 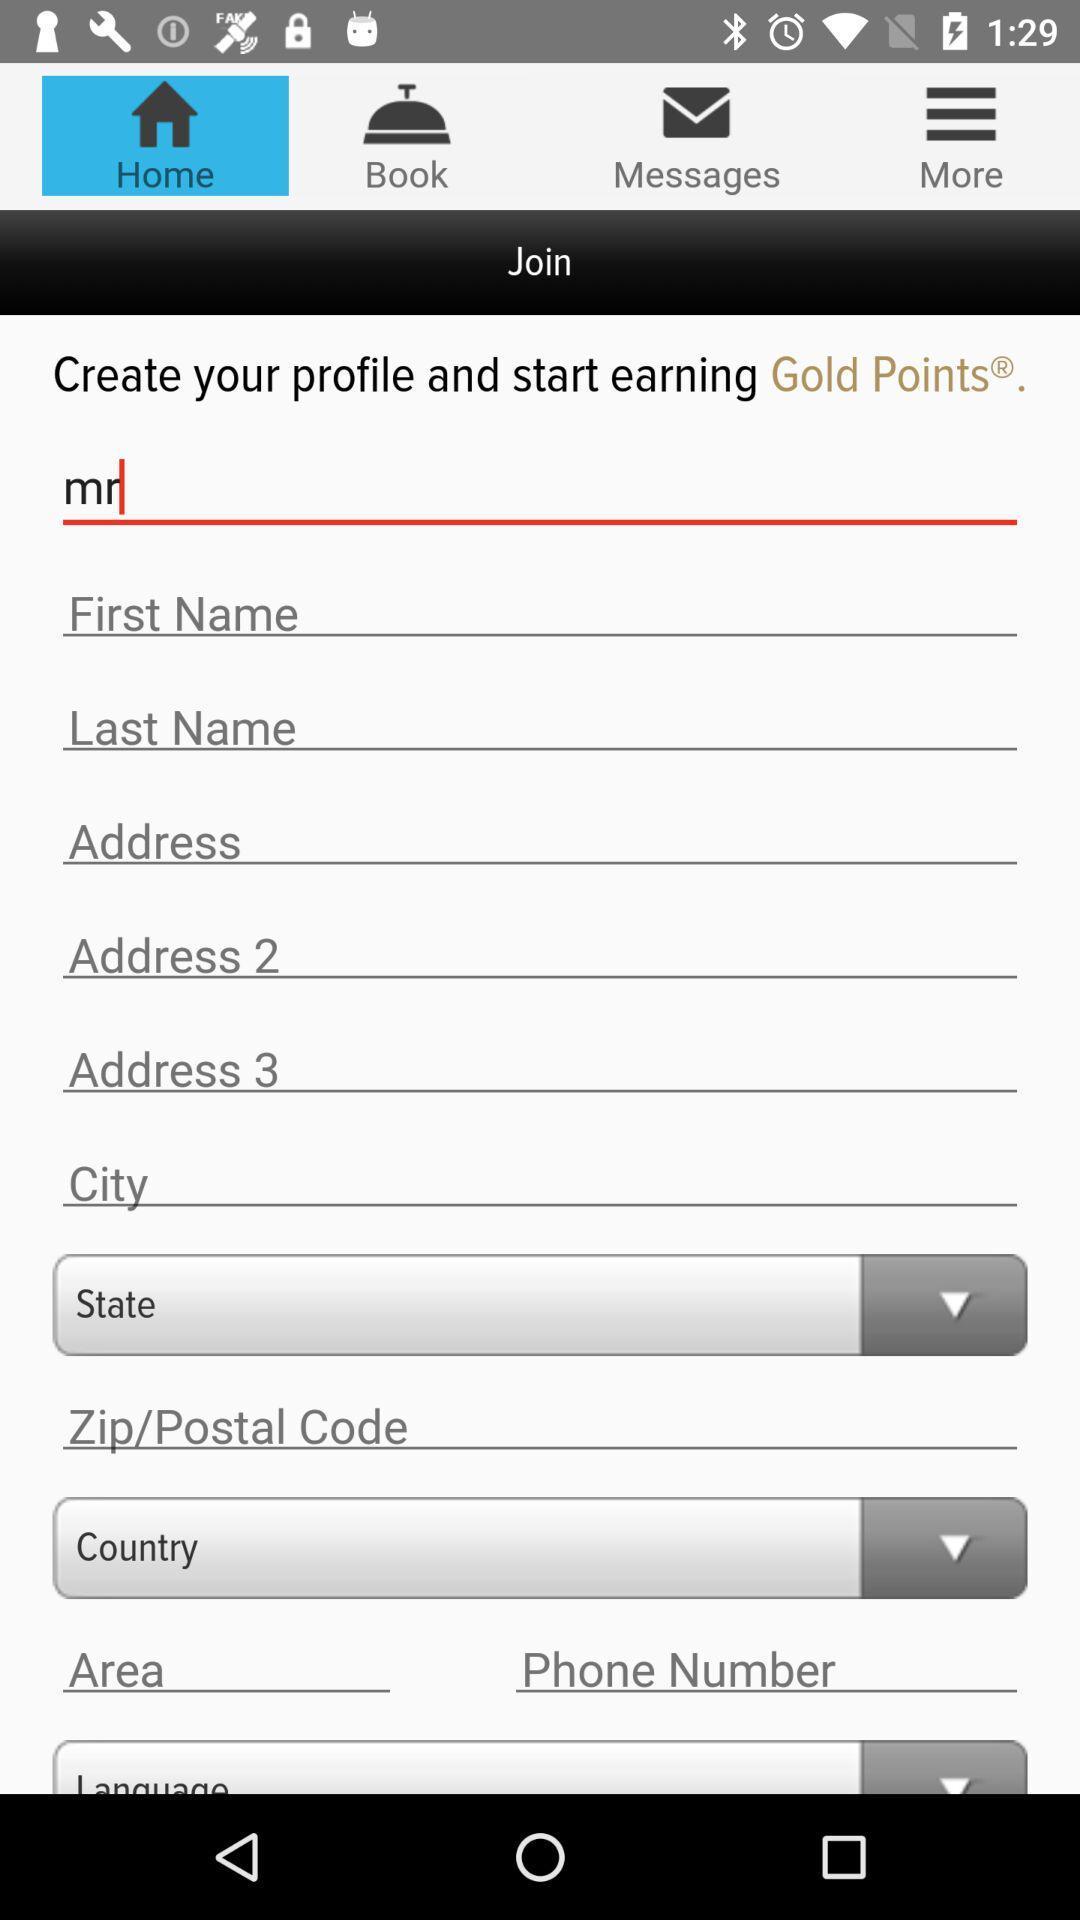 What do you see at coordinates (540, 726) in the screenshot?
I see `last name` at bounding box center [540, 726].